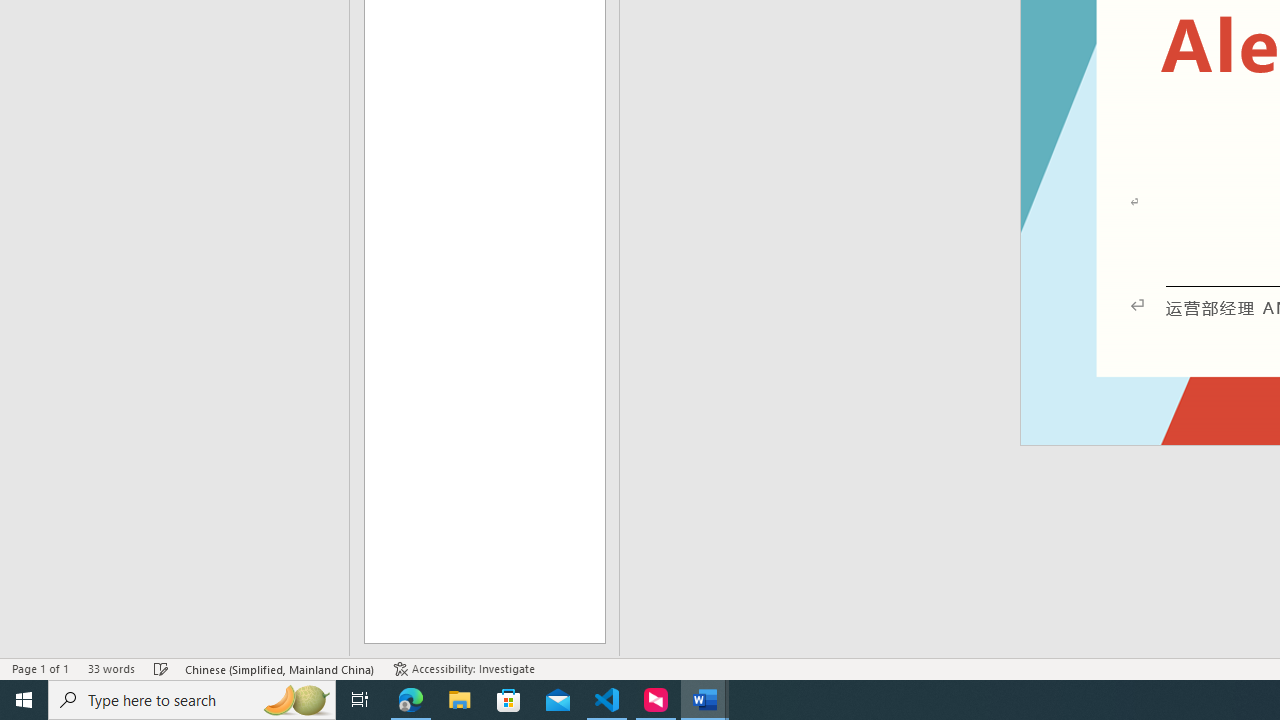  I want to click on 'Language Chinese (Simplified, Mainland China)', so click(279, 669).